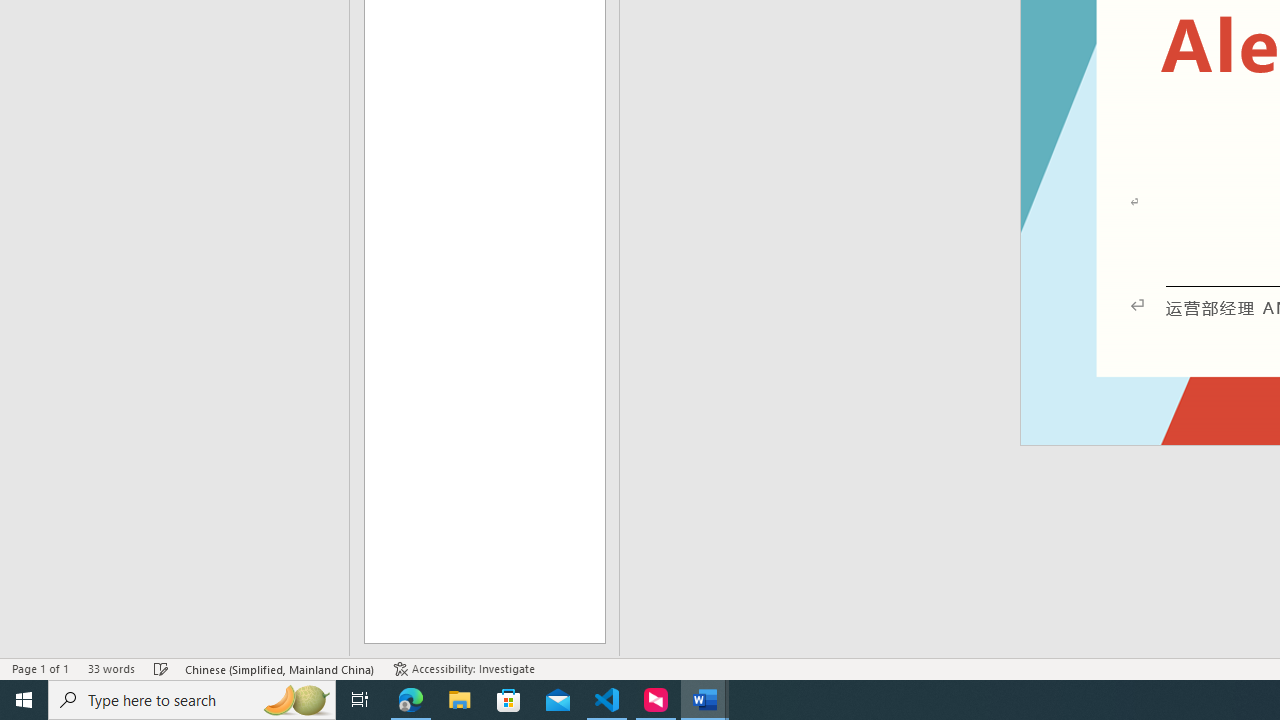  I want to click on 'Language Chinese (Simplified, Mainland China)', so click(279, 669).